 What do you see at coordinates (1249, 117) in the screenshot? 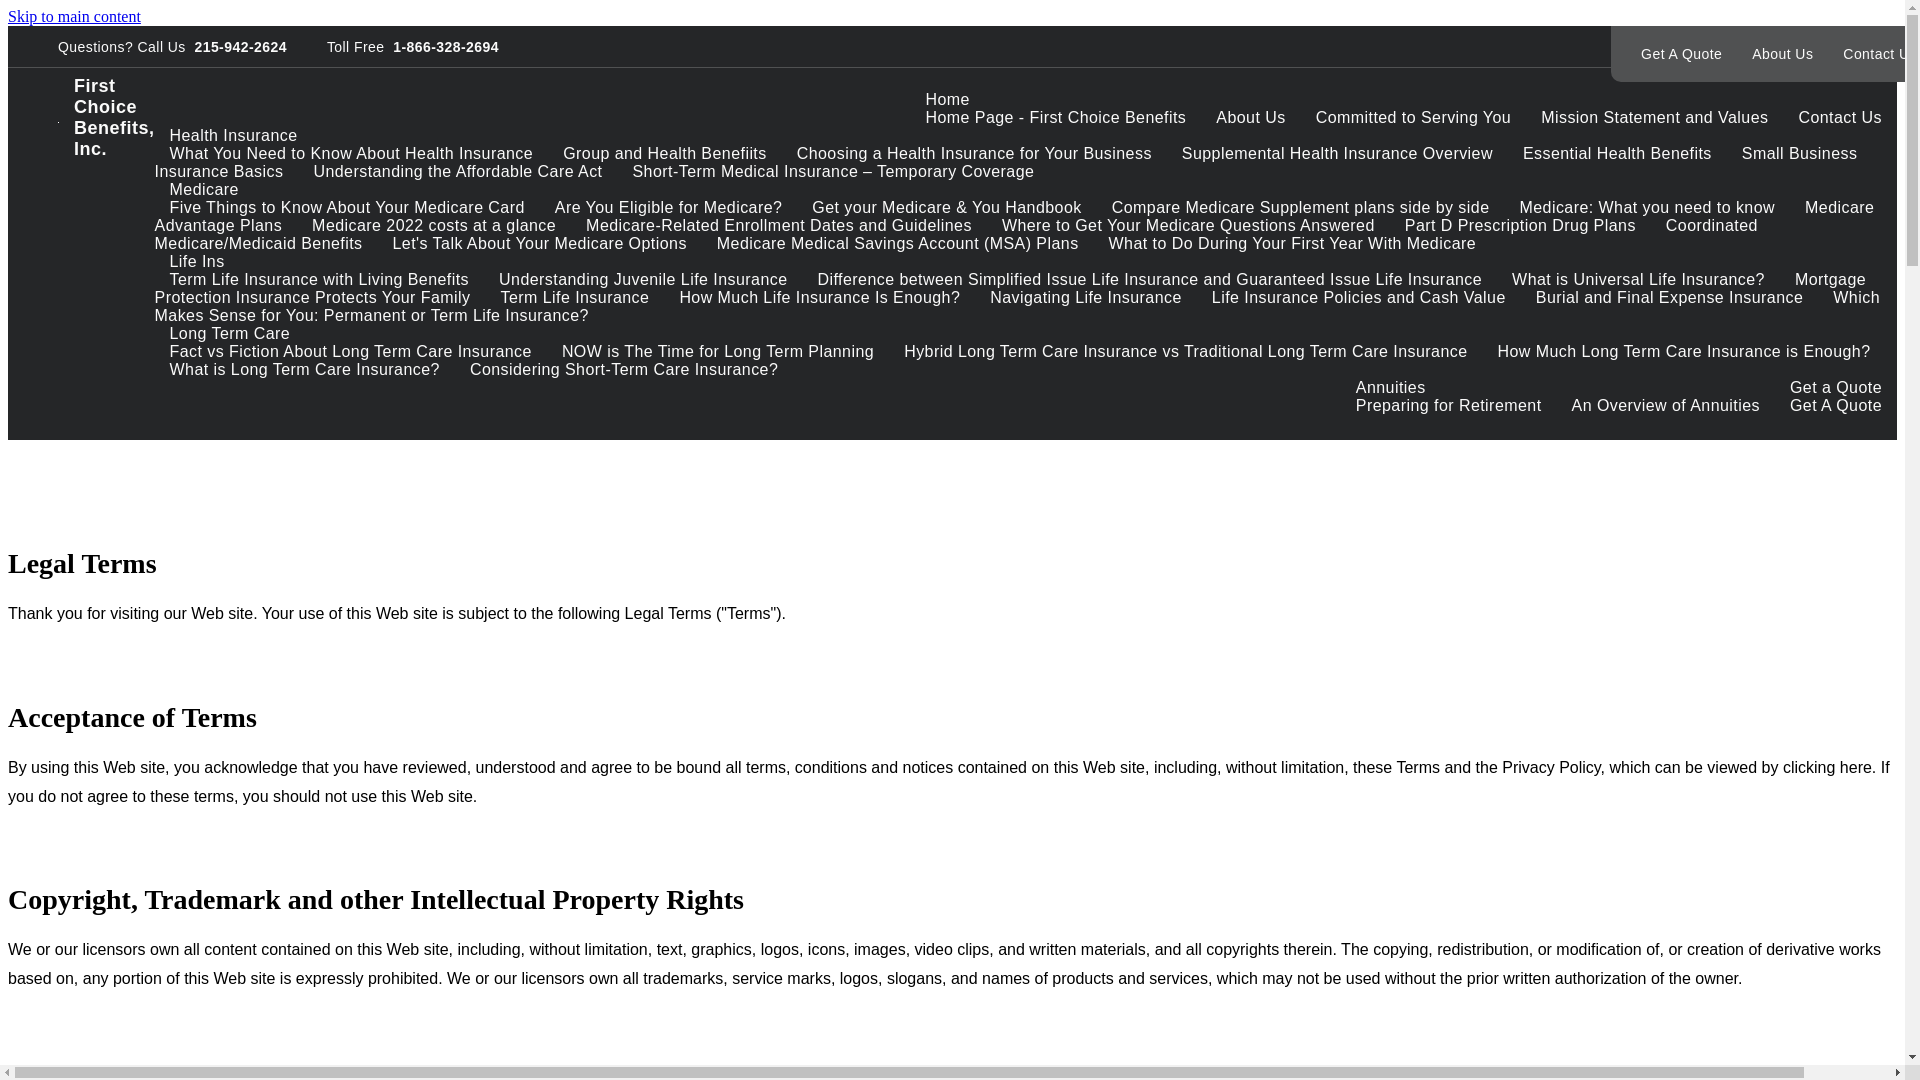
I see `'About Us'` at bounding box center [1249, 117].